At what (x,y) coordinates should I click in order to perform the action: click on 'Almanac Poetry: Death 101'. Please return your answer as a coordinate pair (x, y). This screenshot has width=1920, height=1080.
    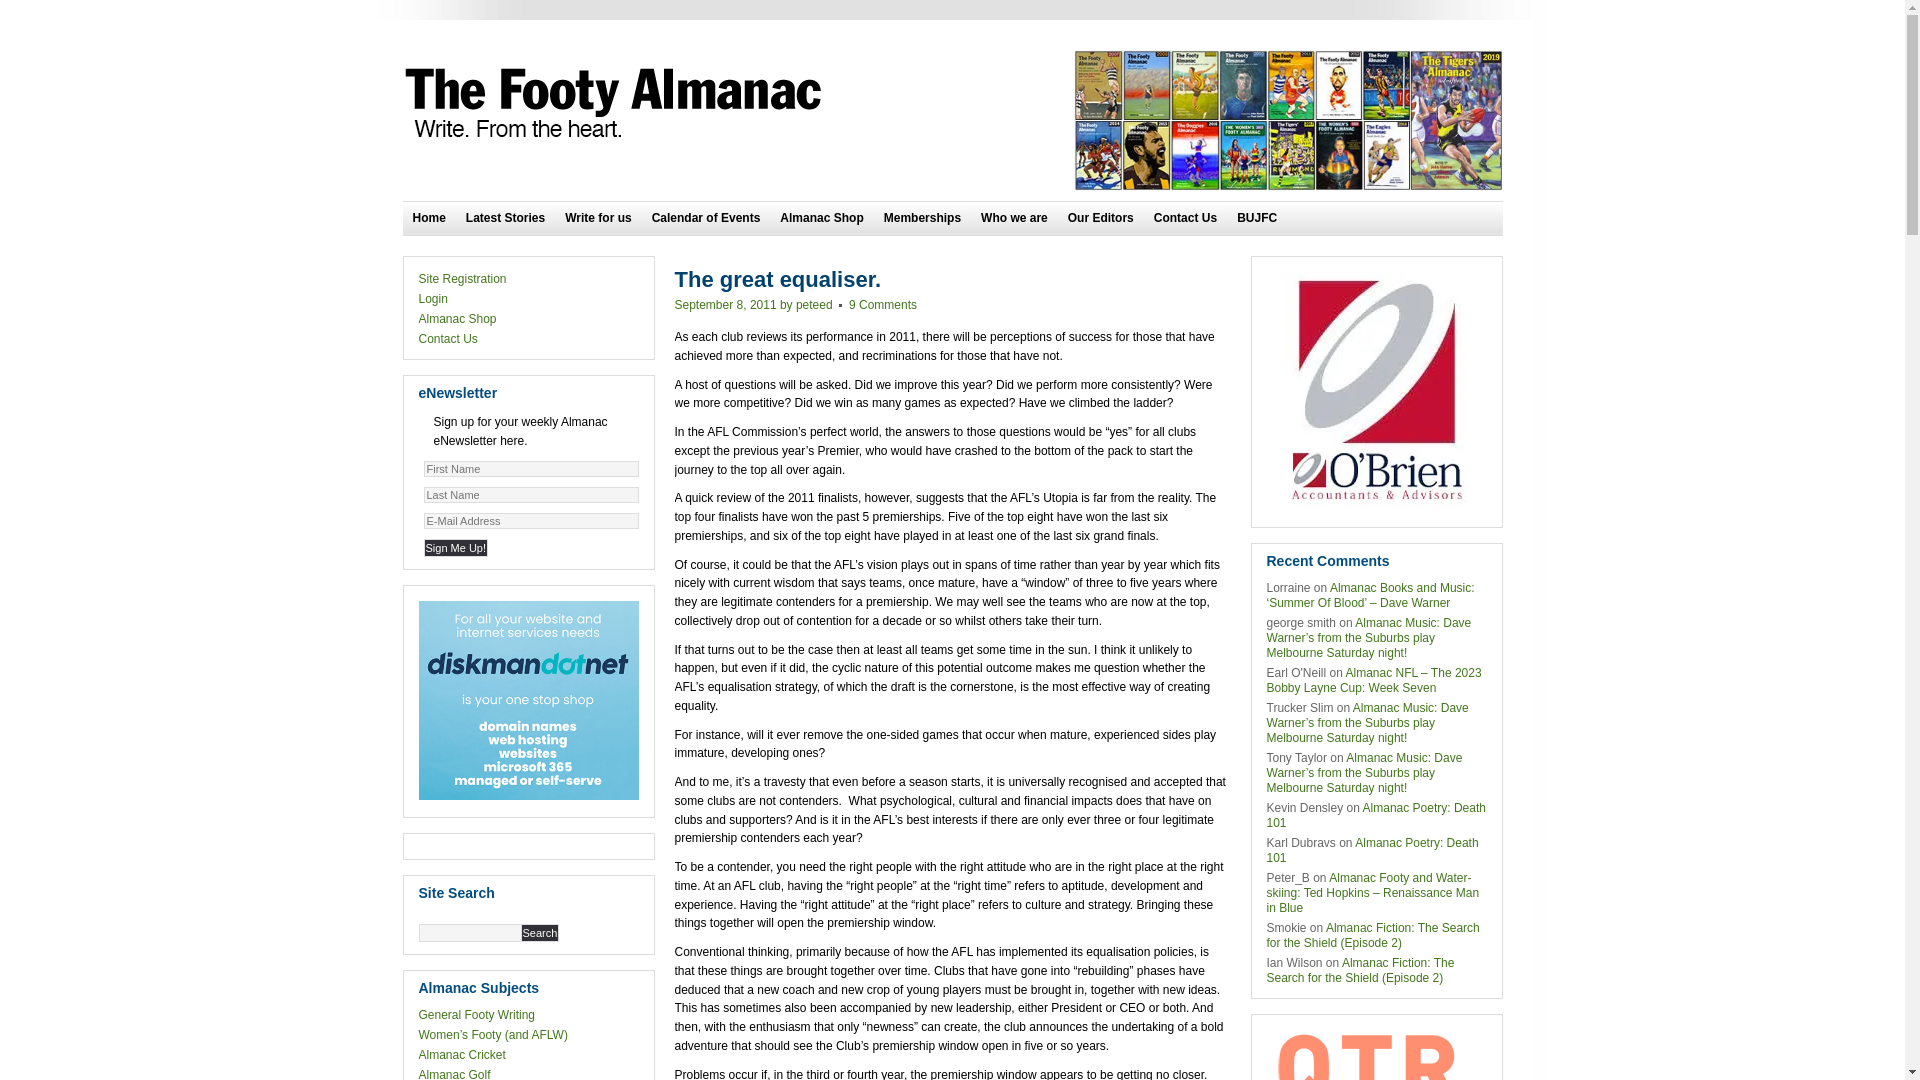
    Looking at the image, I should click on (1371, 850).